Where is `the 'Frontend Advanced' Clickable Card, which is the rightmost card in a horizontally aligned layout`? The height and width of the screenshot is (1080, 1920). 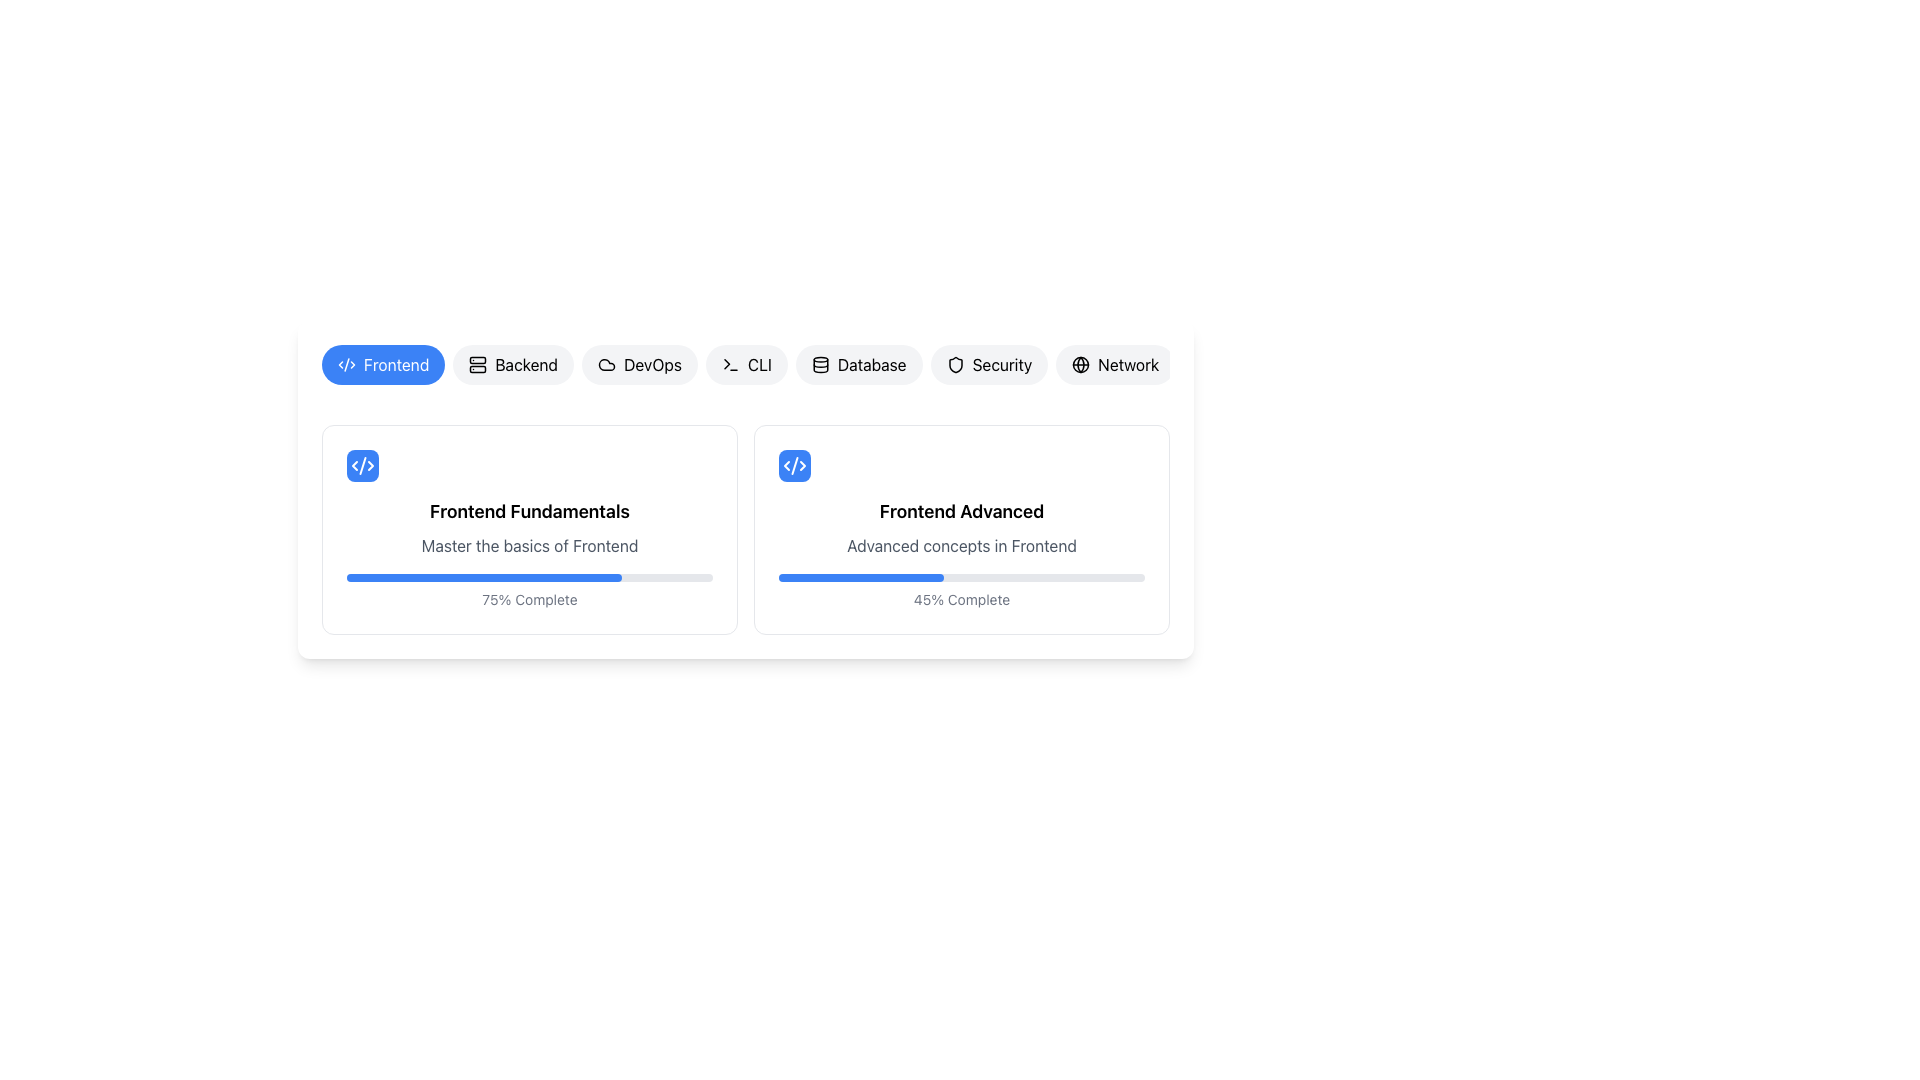 the 'Frontend Advanced' Clickable Card, which is the rightmost card in a horizontally aligned layout is located at coordinates (961, 528).